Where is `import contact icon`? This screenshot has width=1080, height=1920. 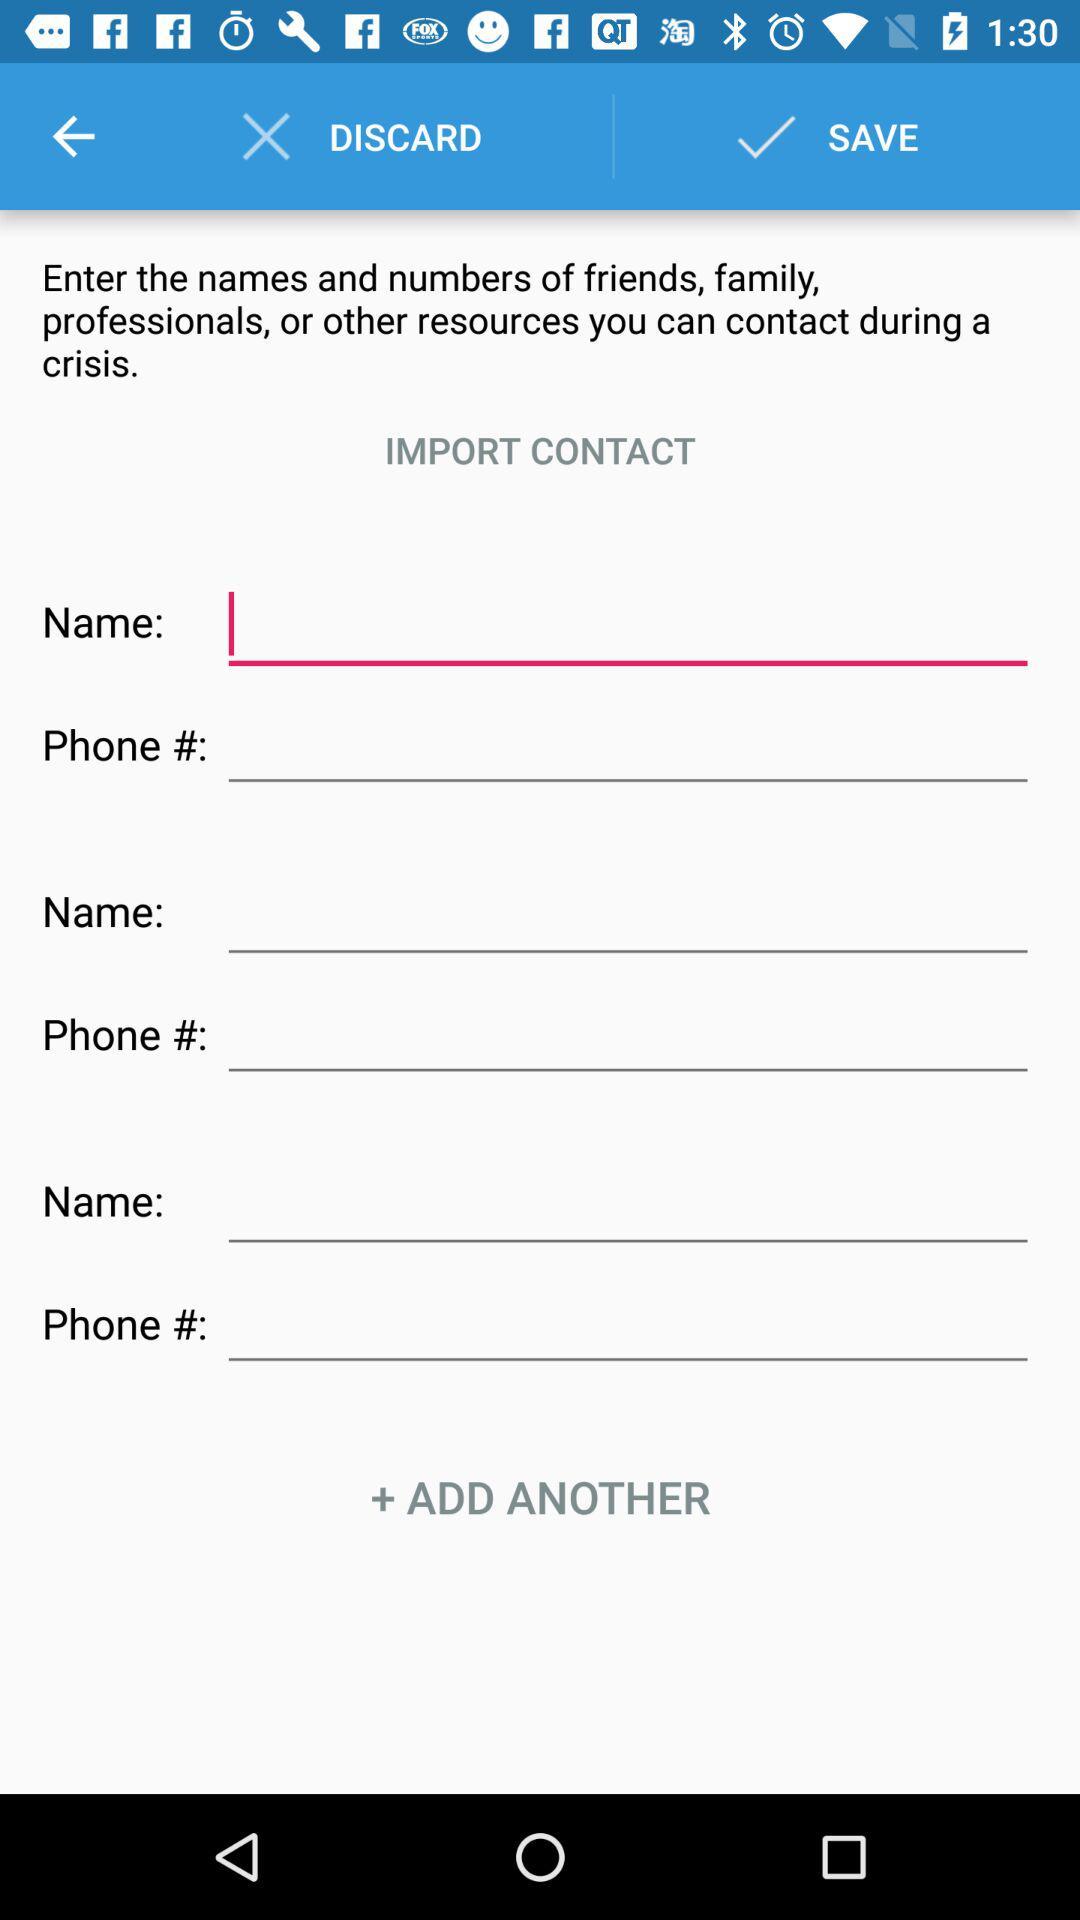
import contact icon is located at coordinates (540, 449).